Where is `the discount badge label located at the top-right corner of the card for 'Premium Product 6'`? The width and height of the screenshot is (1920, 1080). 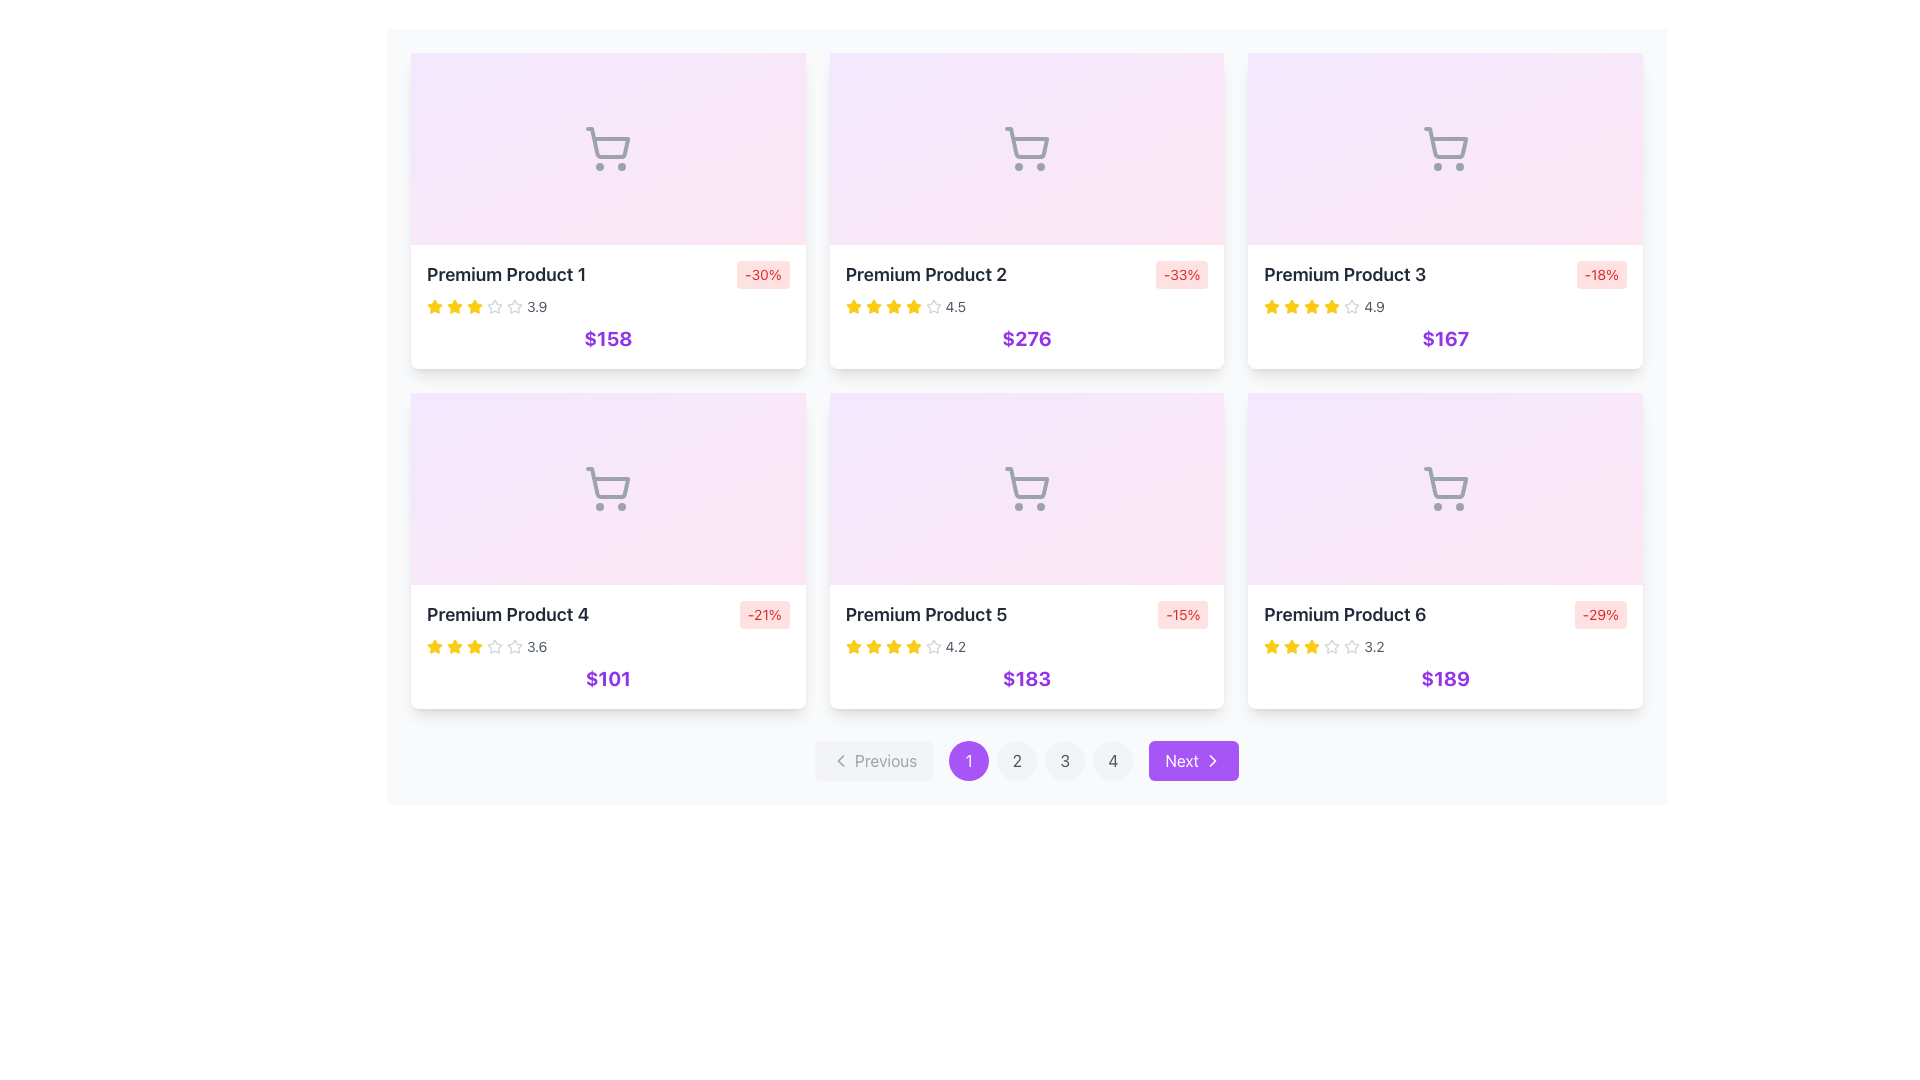 the discount badge label located at the top-right corner of the card for 'Premium Product 6' is located at coordinates (1600, 613).